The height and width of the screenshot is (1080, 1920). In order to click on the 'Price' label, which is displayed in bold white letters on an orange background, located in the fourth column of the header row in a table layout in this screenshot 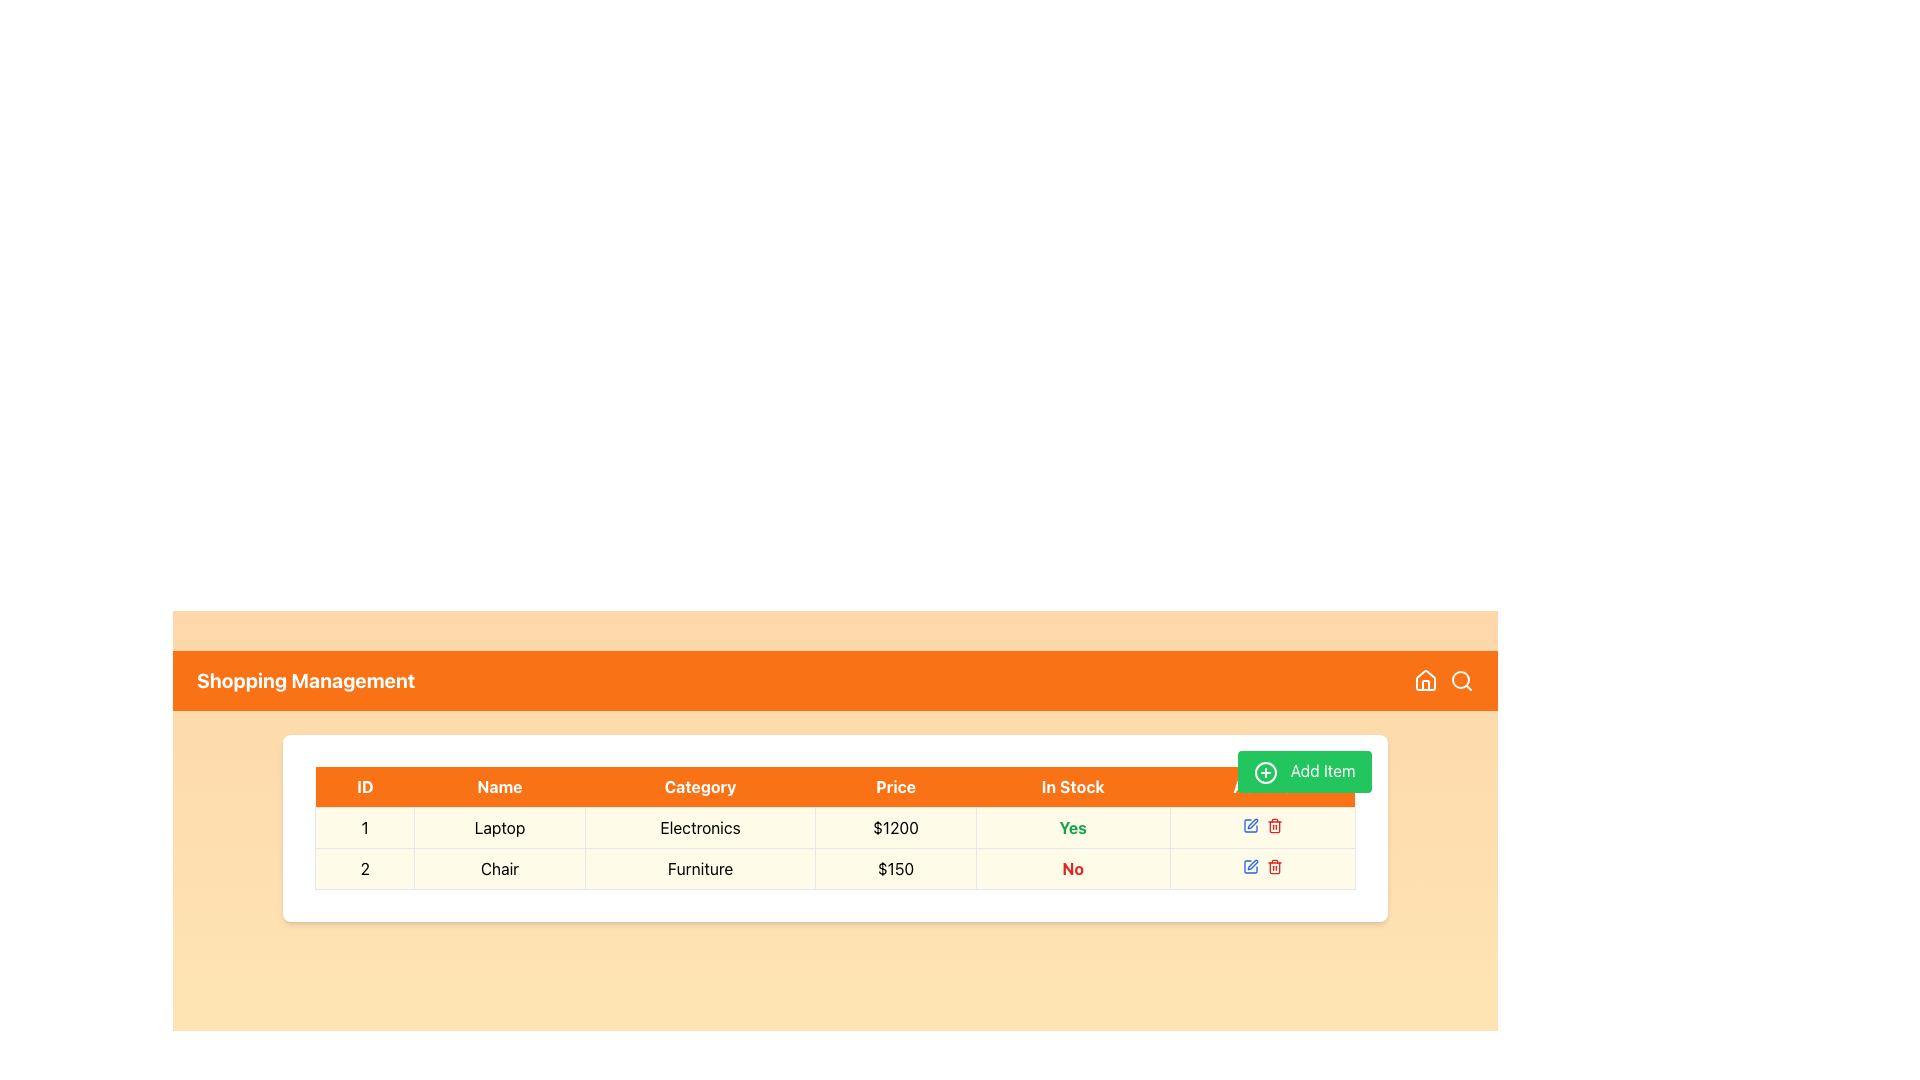, I will do `click(895, 786)`.